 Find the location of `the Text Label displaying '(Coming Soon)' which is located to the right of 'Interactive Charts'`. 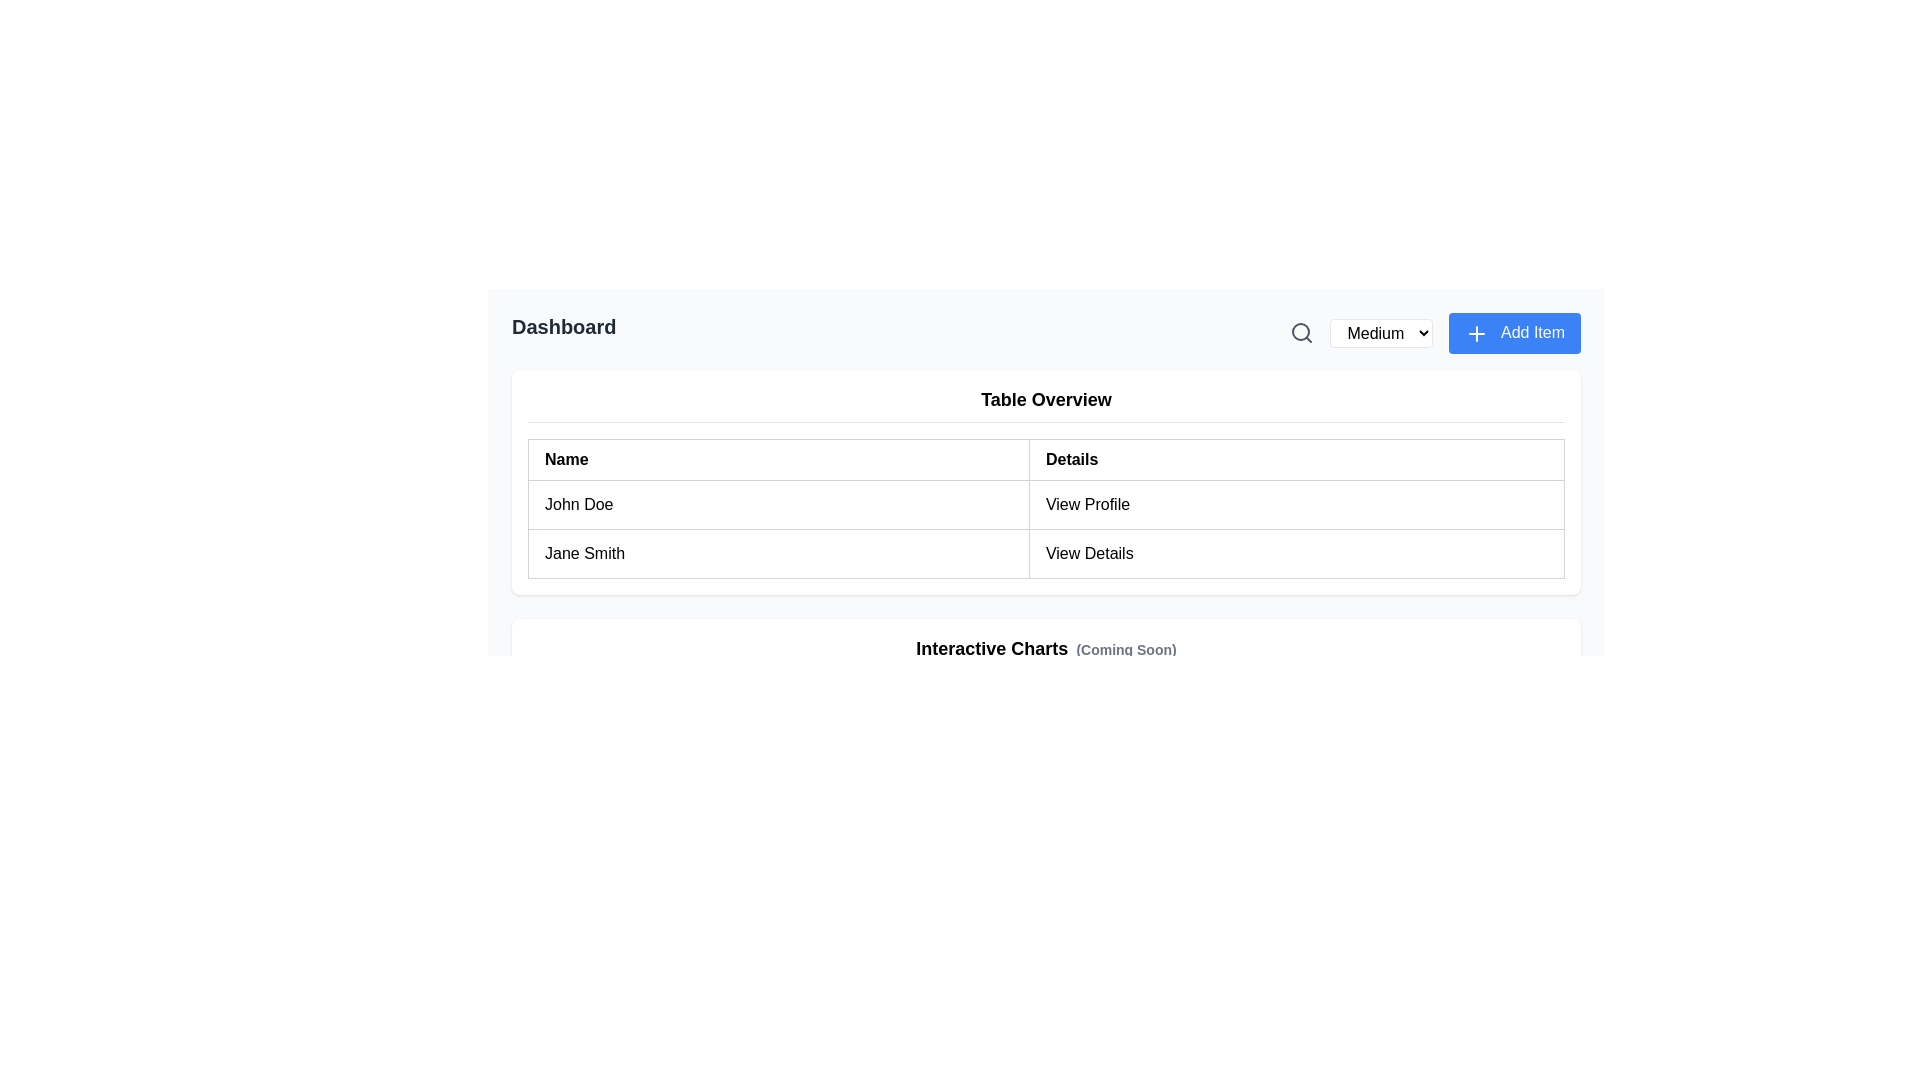

the Text Label displaying '(Coming Soon)' which is located to the right of 'Interactive Charts' is located at coordinates (1126, 649).